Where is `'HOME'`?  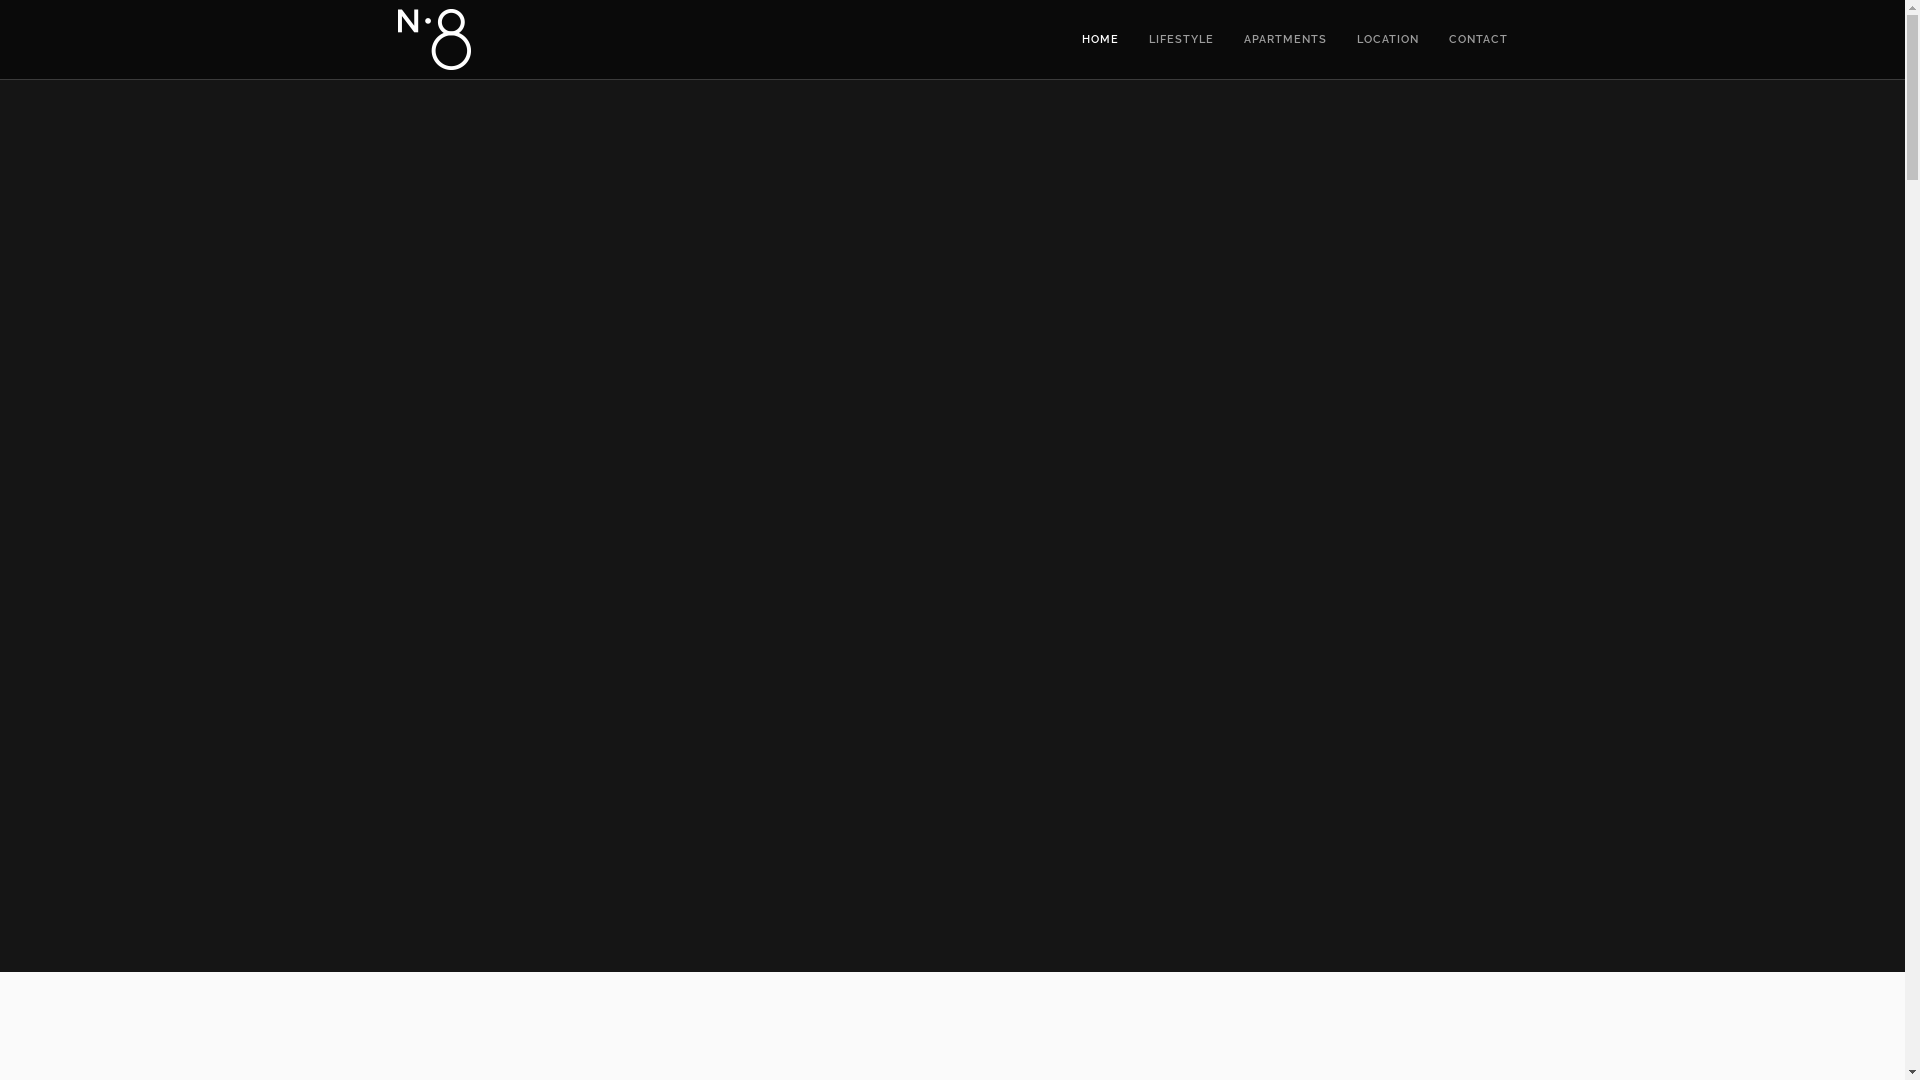 'HOME' is located at coordinates (1099, 39).